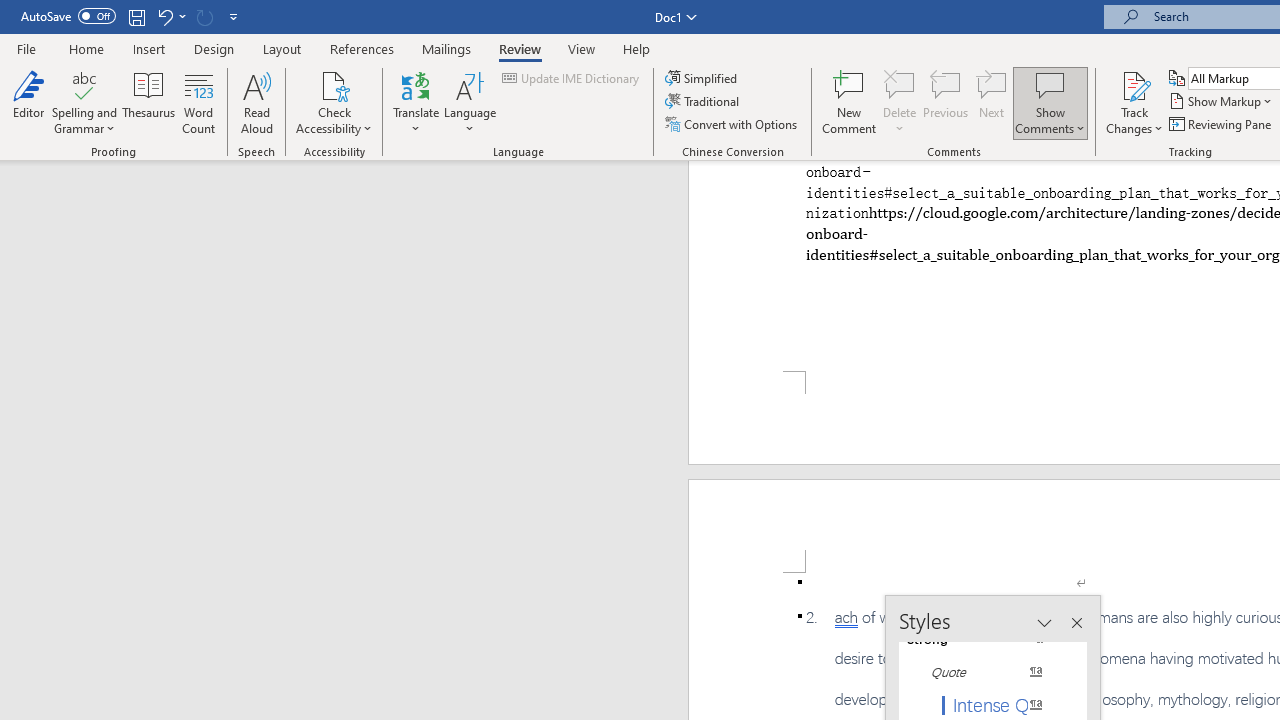 The height and width of the screenshot is (720, 1280). What do you see at coordinates (1049, 84) in the screenshot?
I see `'Show Comments'` at bounding box center [1049, 84].